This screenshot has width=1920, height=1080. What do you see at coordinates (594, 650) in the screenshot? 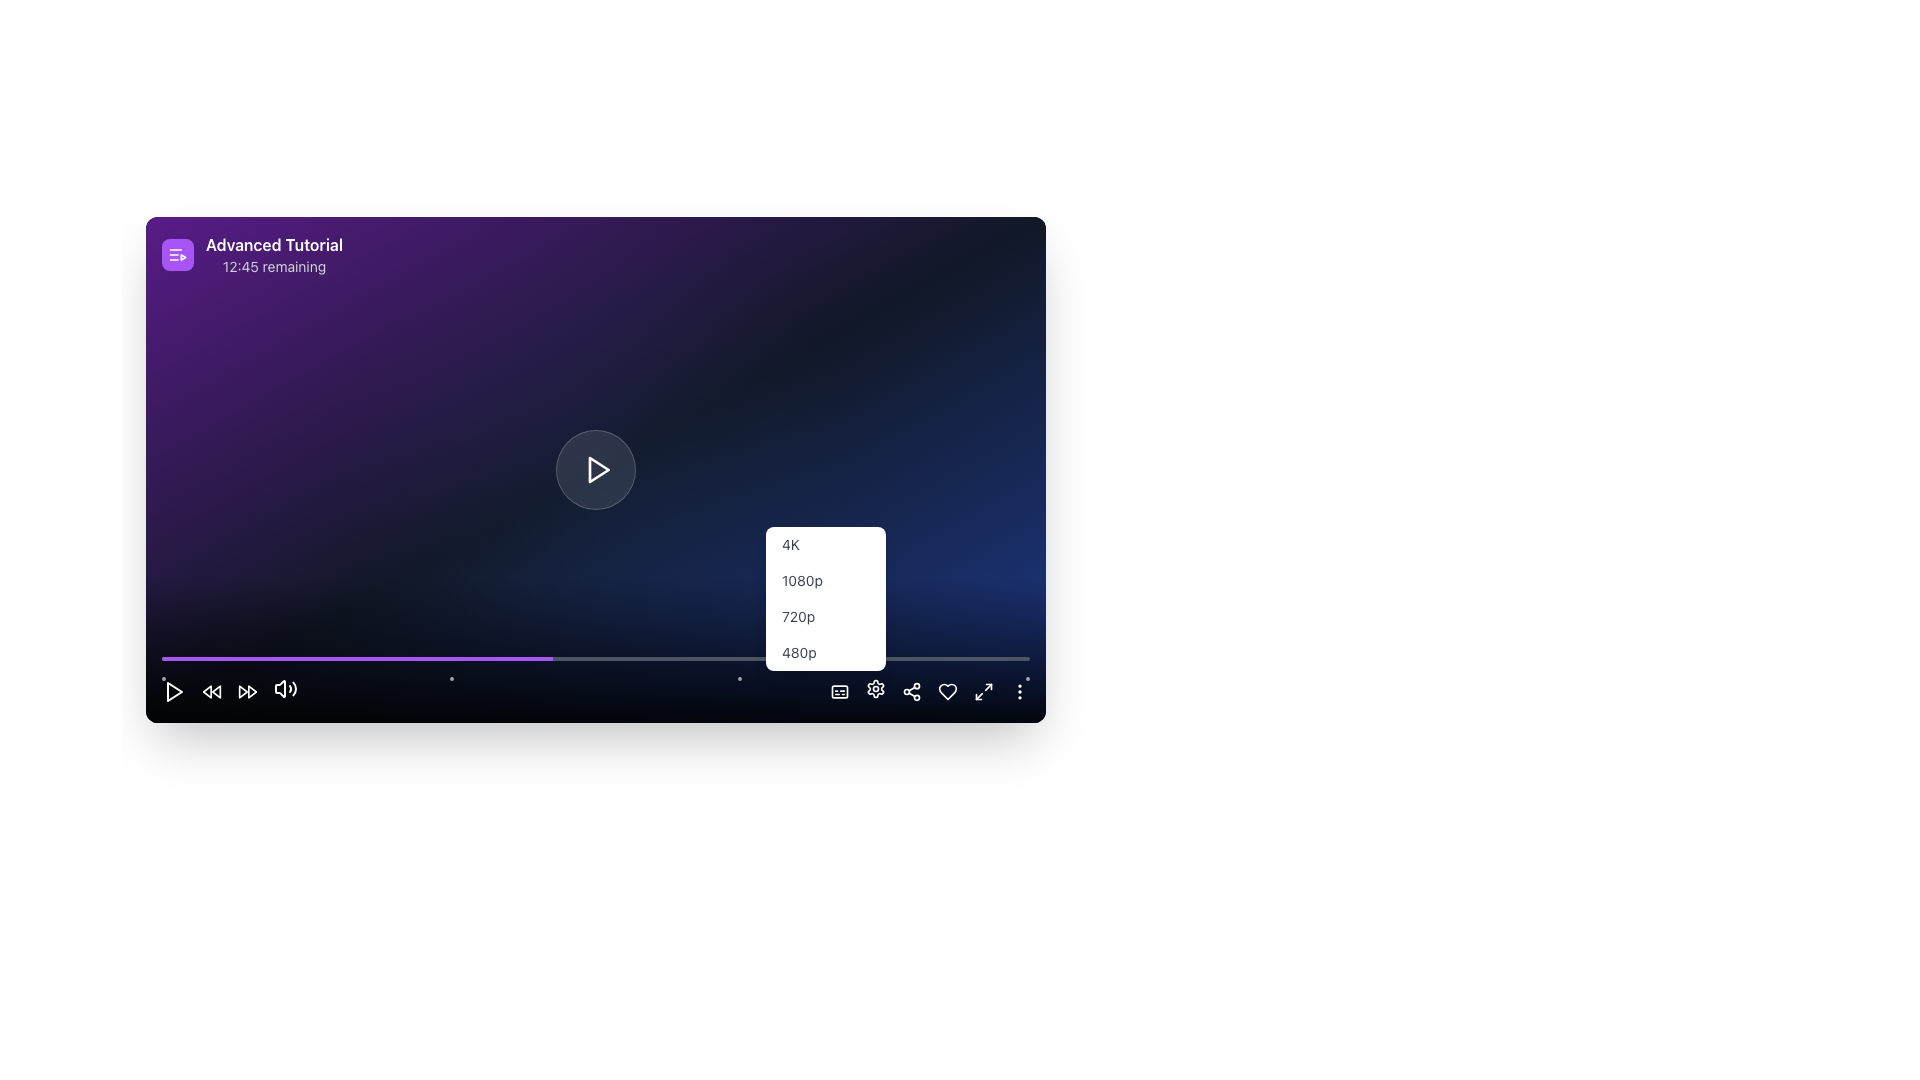
I see `the resolution option in the Progress Bar with Duration Display and Resolution Options located at the bottom section of the interface to change the video quality` at bounding box center [594, 650].